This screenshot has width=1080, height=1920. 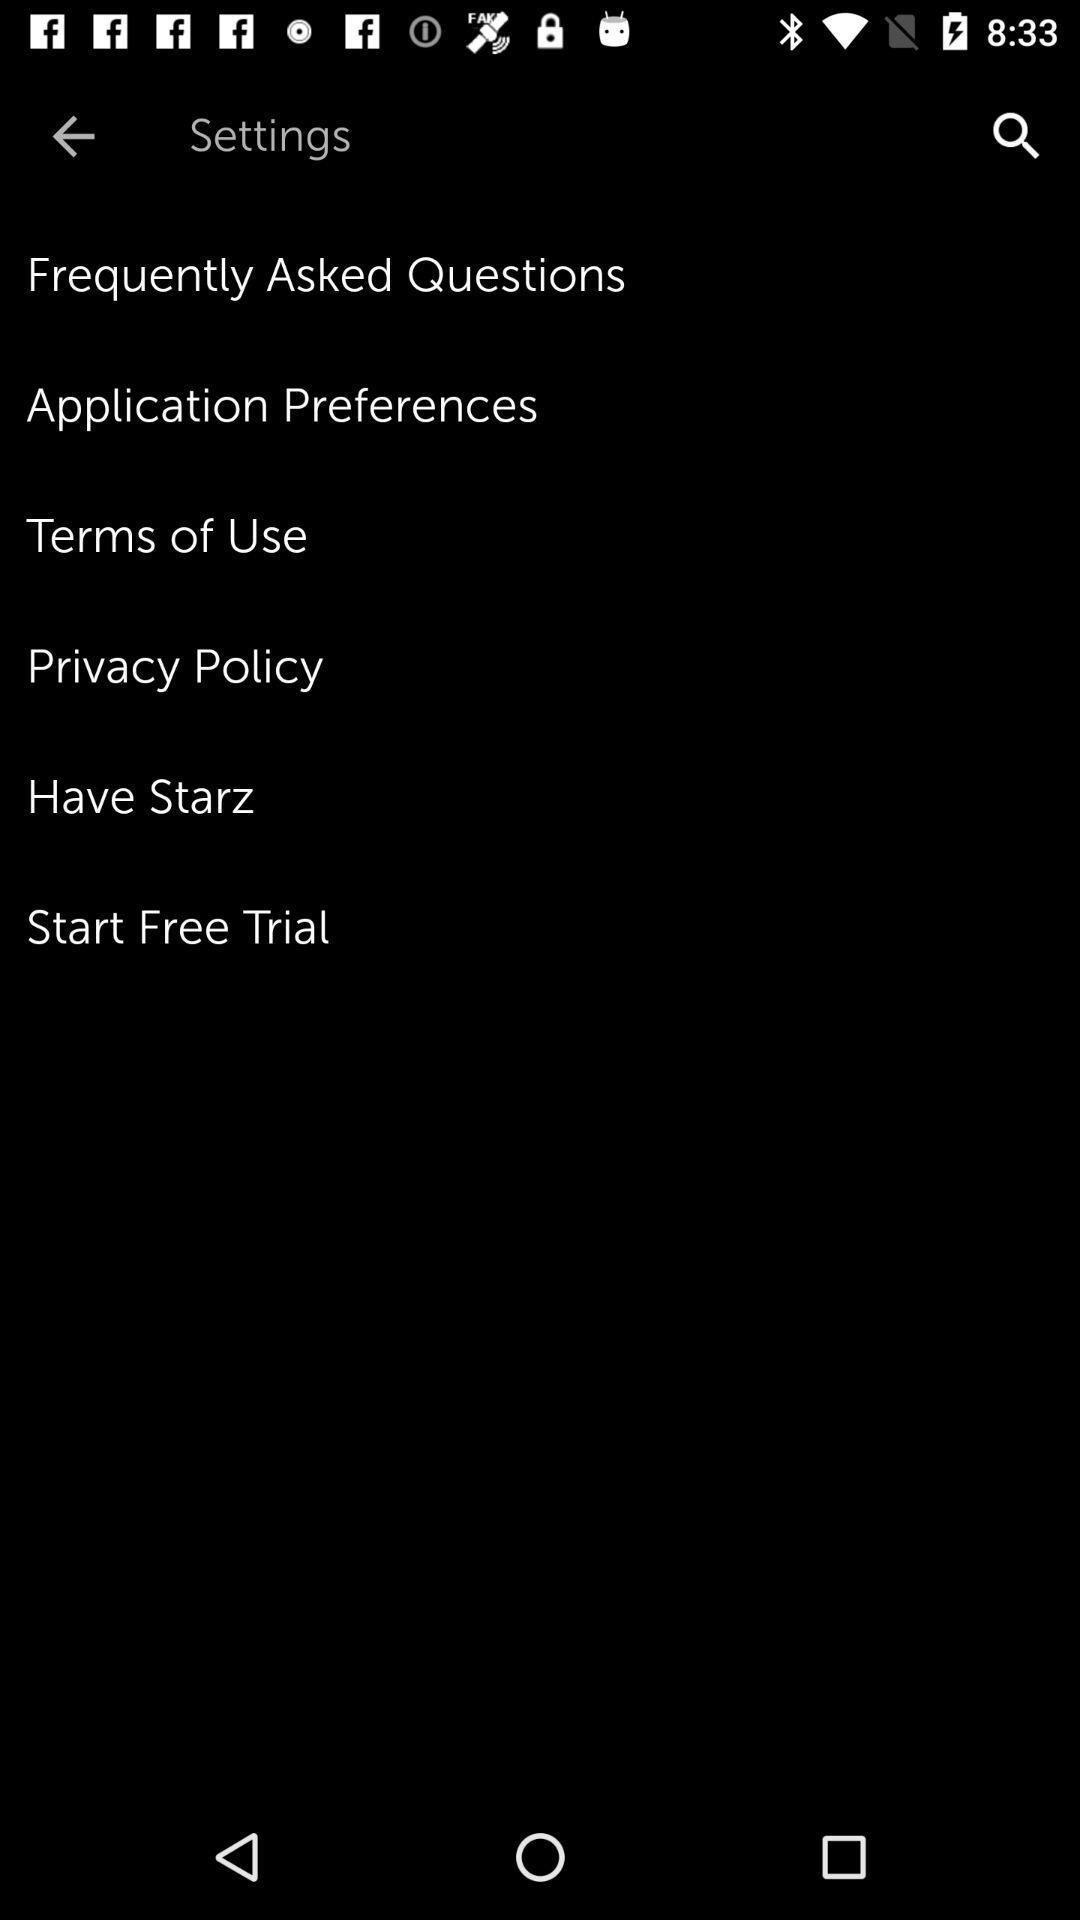 What do you see at coordinates (848, 135) in the screenshot?
I see `the item to the right of settings` at bounding box center [848, 135].